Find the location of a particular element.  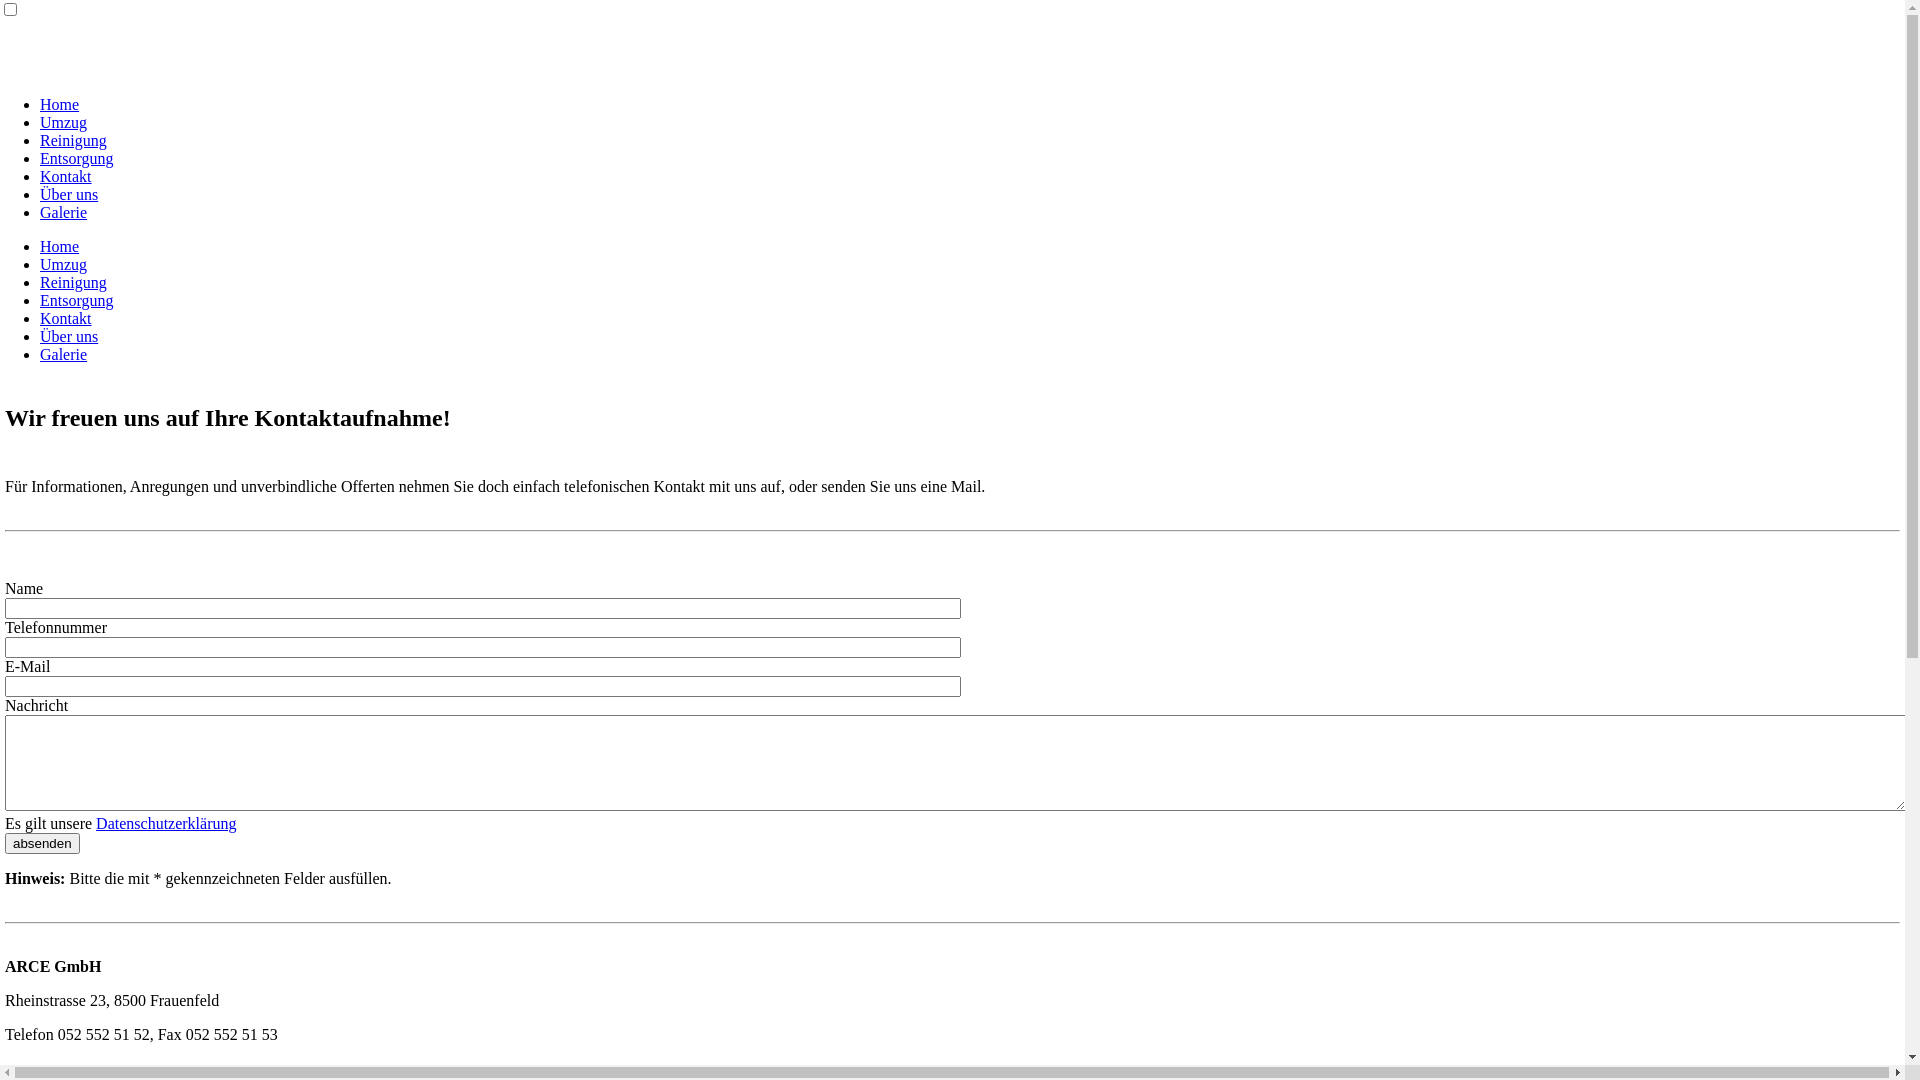

'Home' is located at coordinates (59, 245).